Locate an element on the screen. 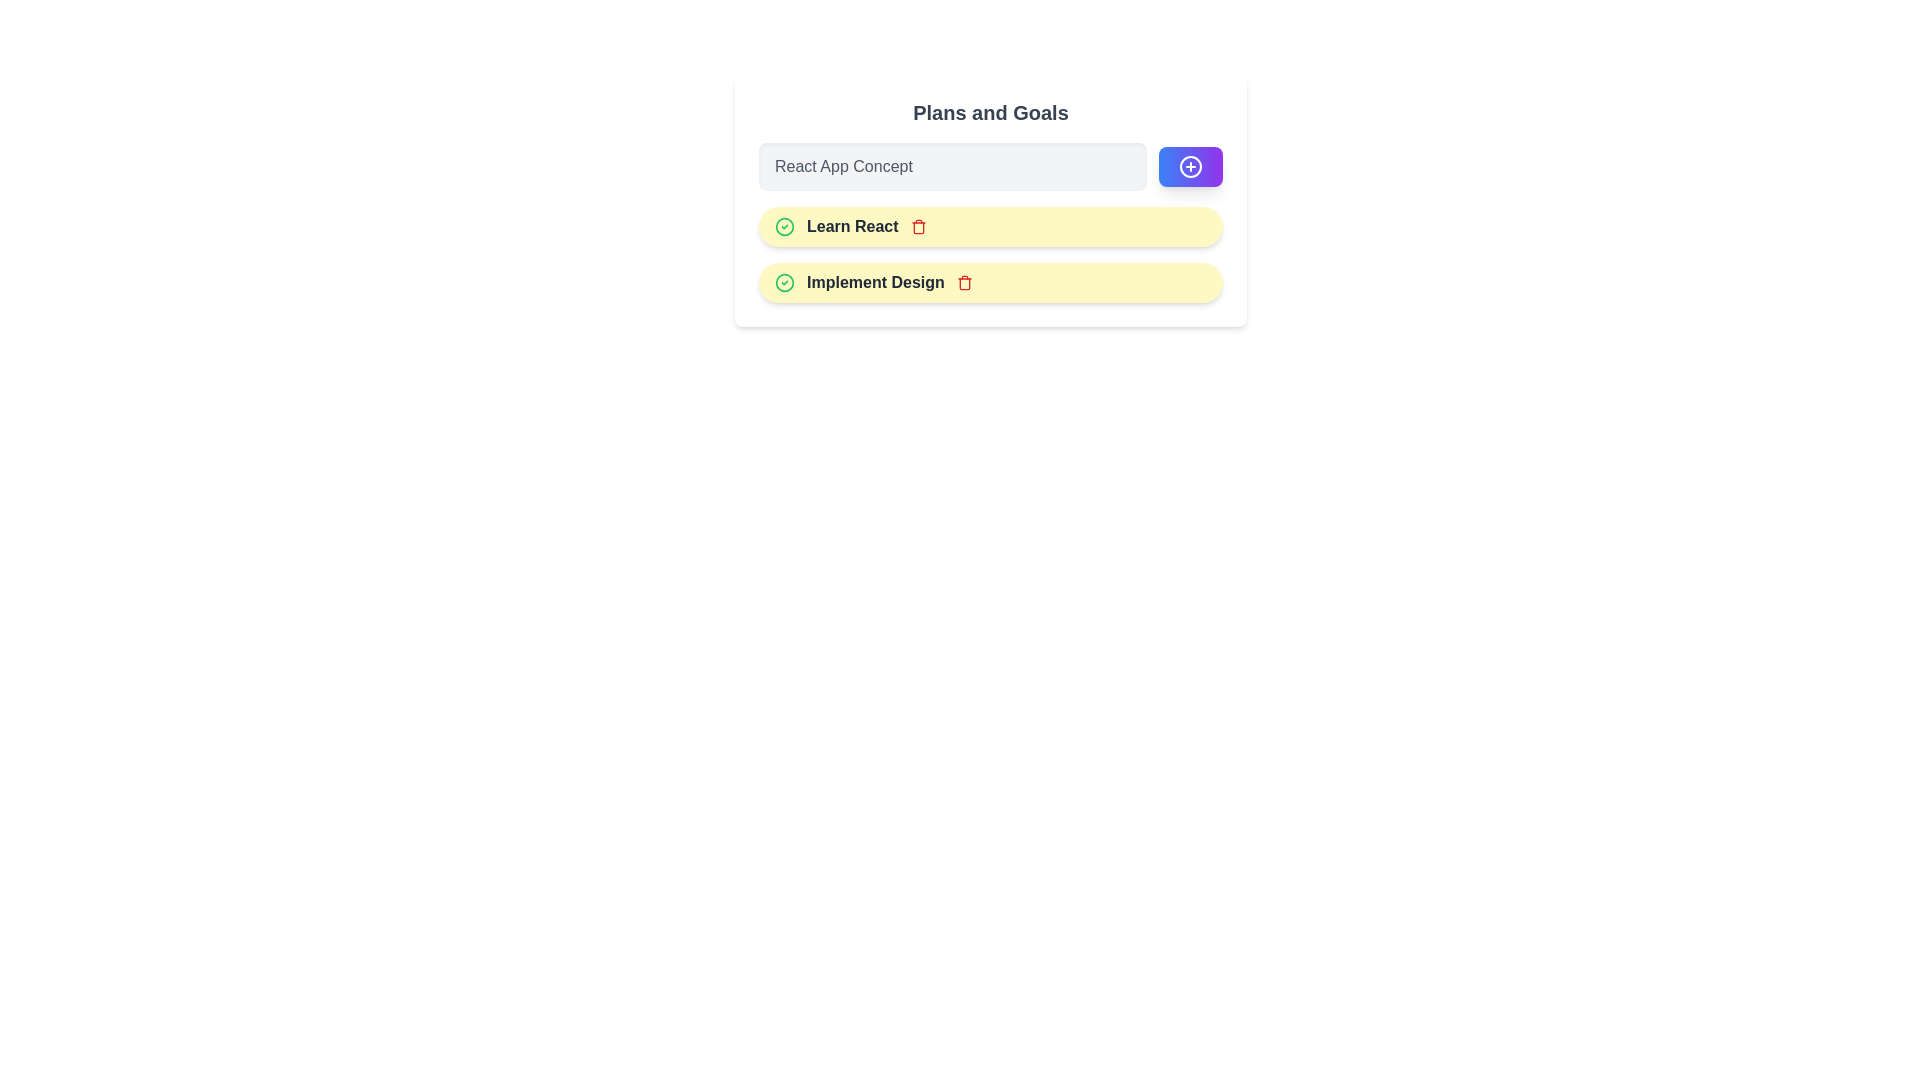  the 'Add' button to add the task entered in the input field is located at coordinates (1190, 165).